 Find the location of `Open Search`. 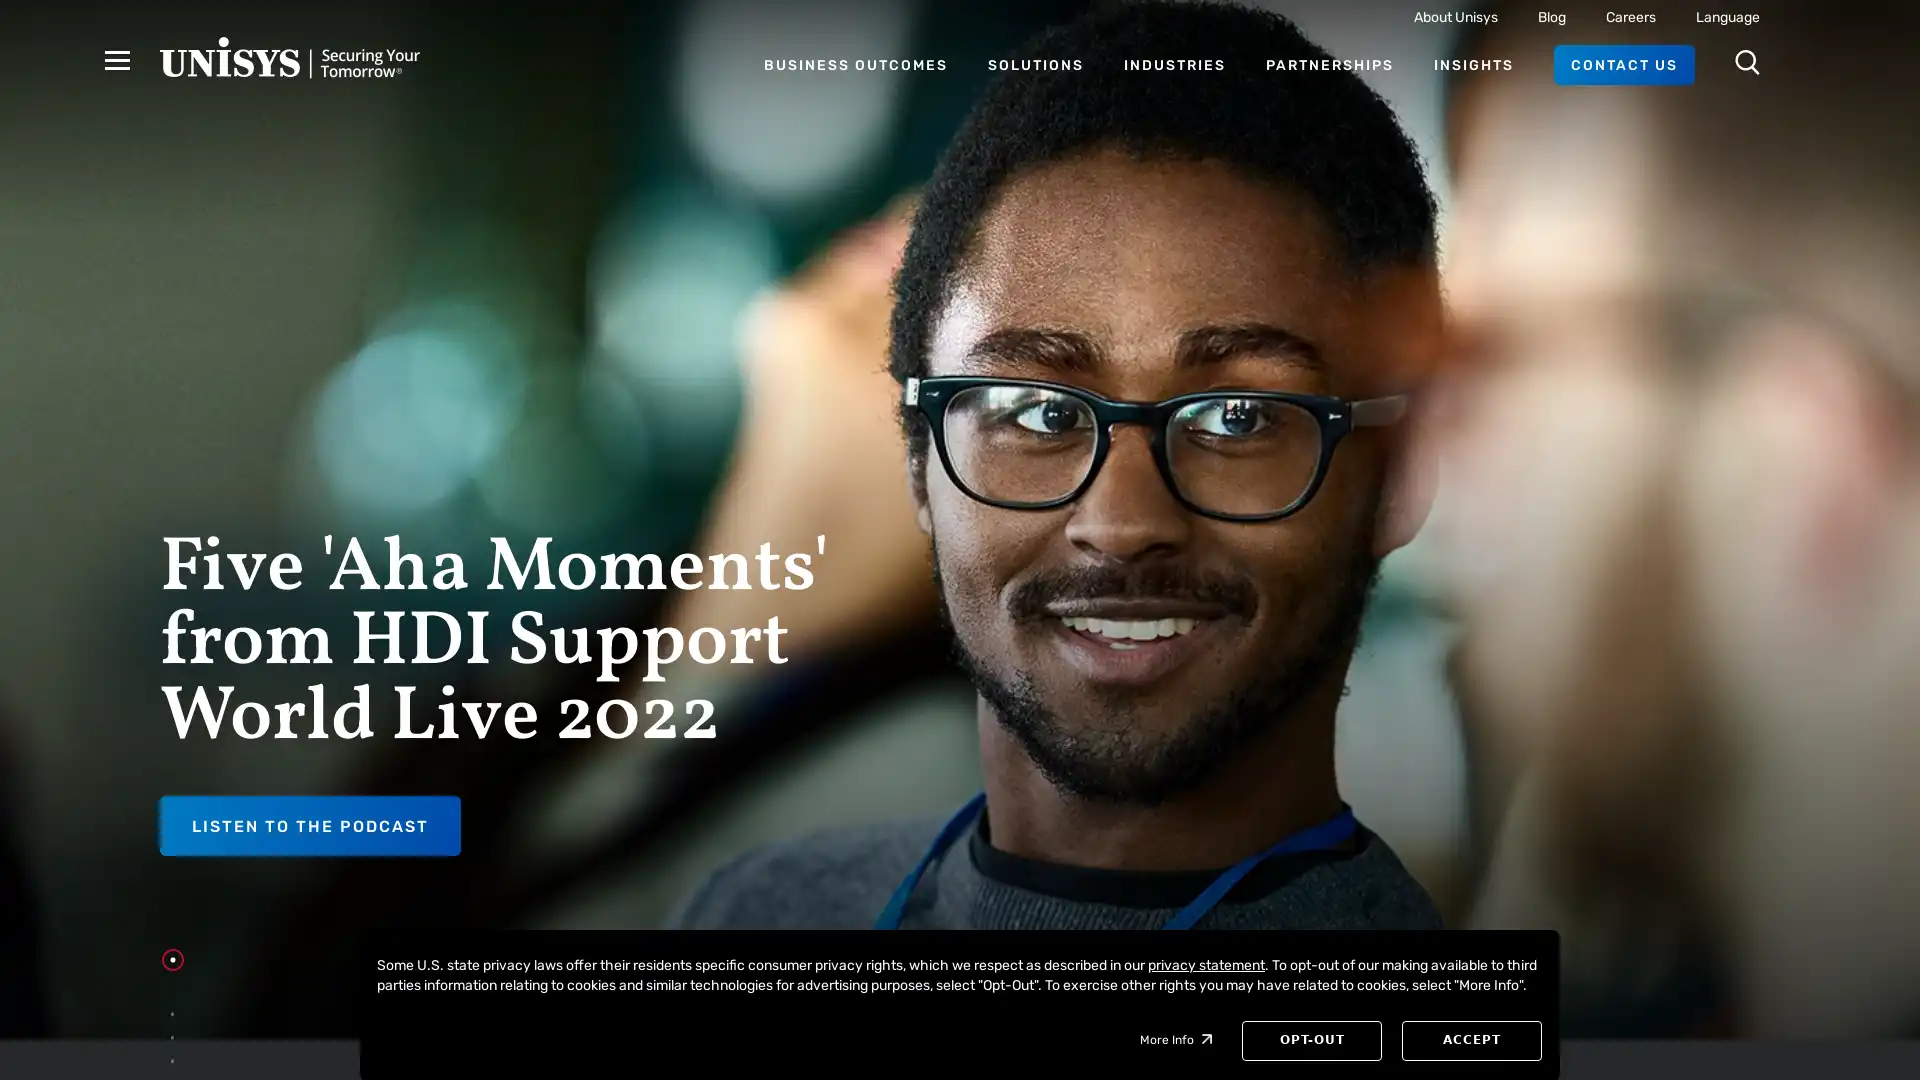

Open Search is located at coordinates (1746, 61).